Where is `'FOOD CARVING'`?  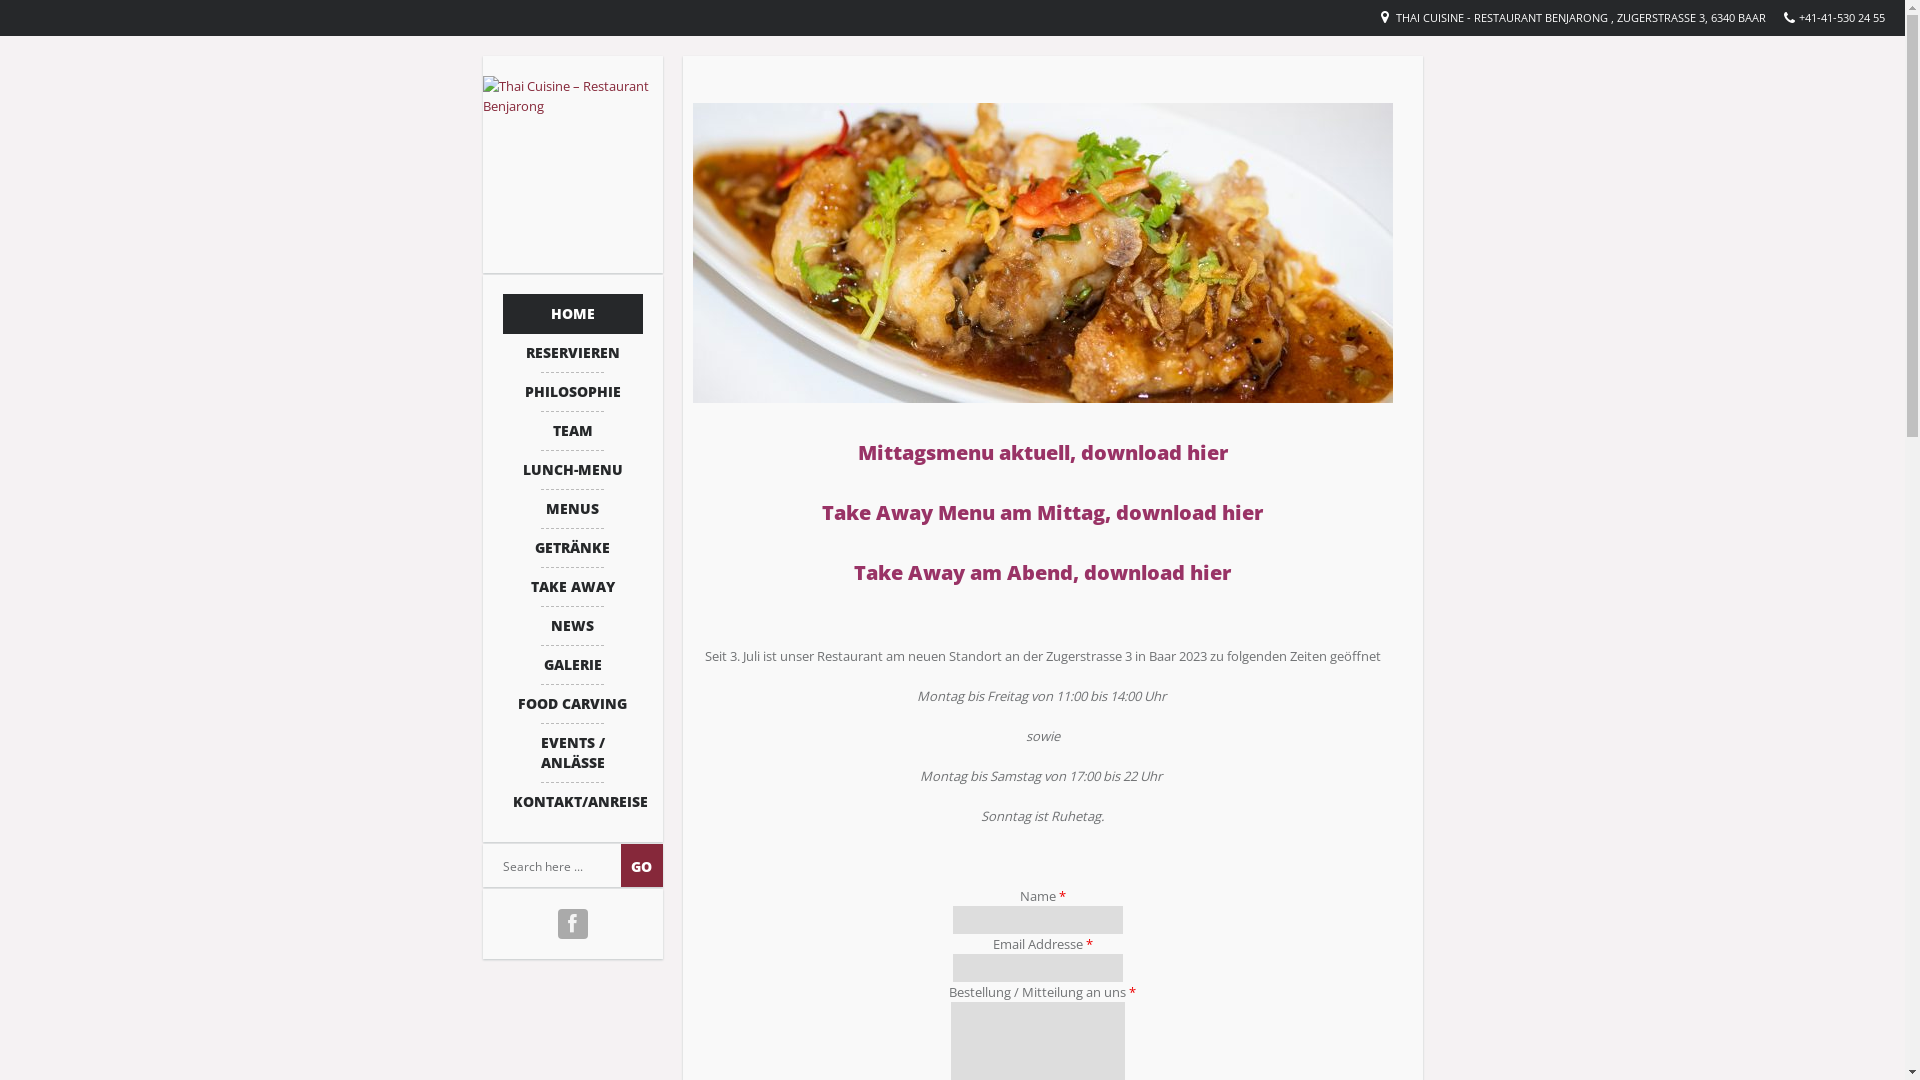 'FOOD CARVING' is located at coordinates (570, 703).